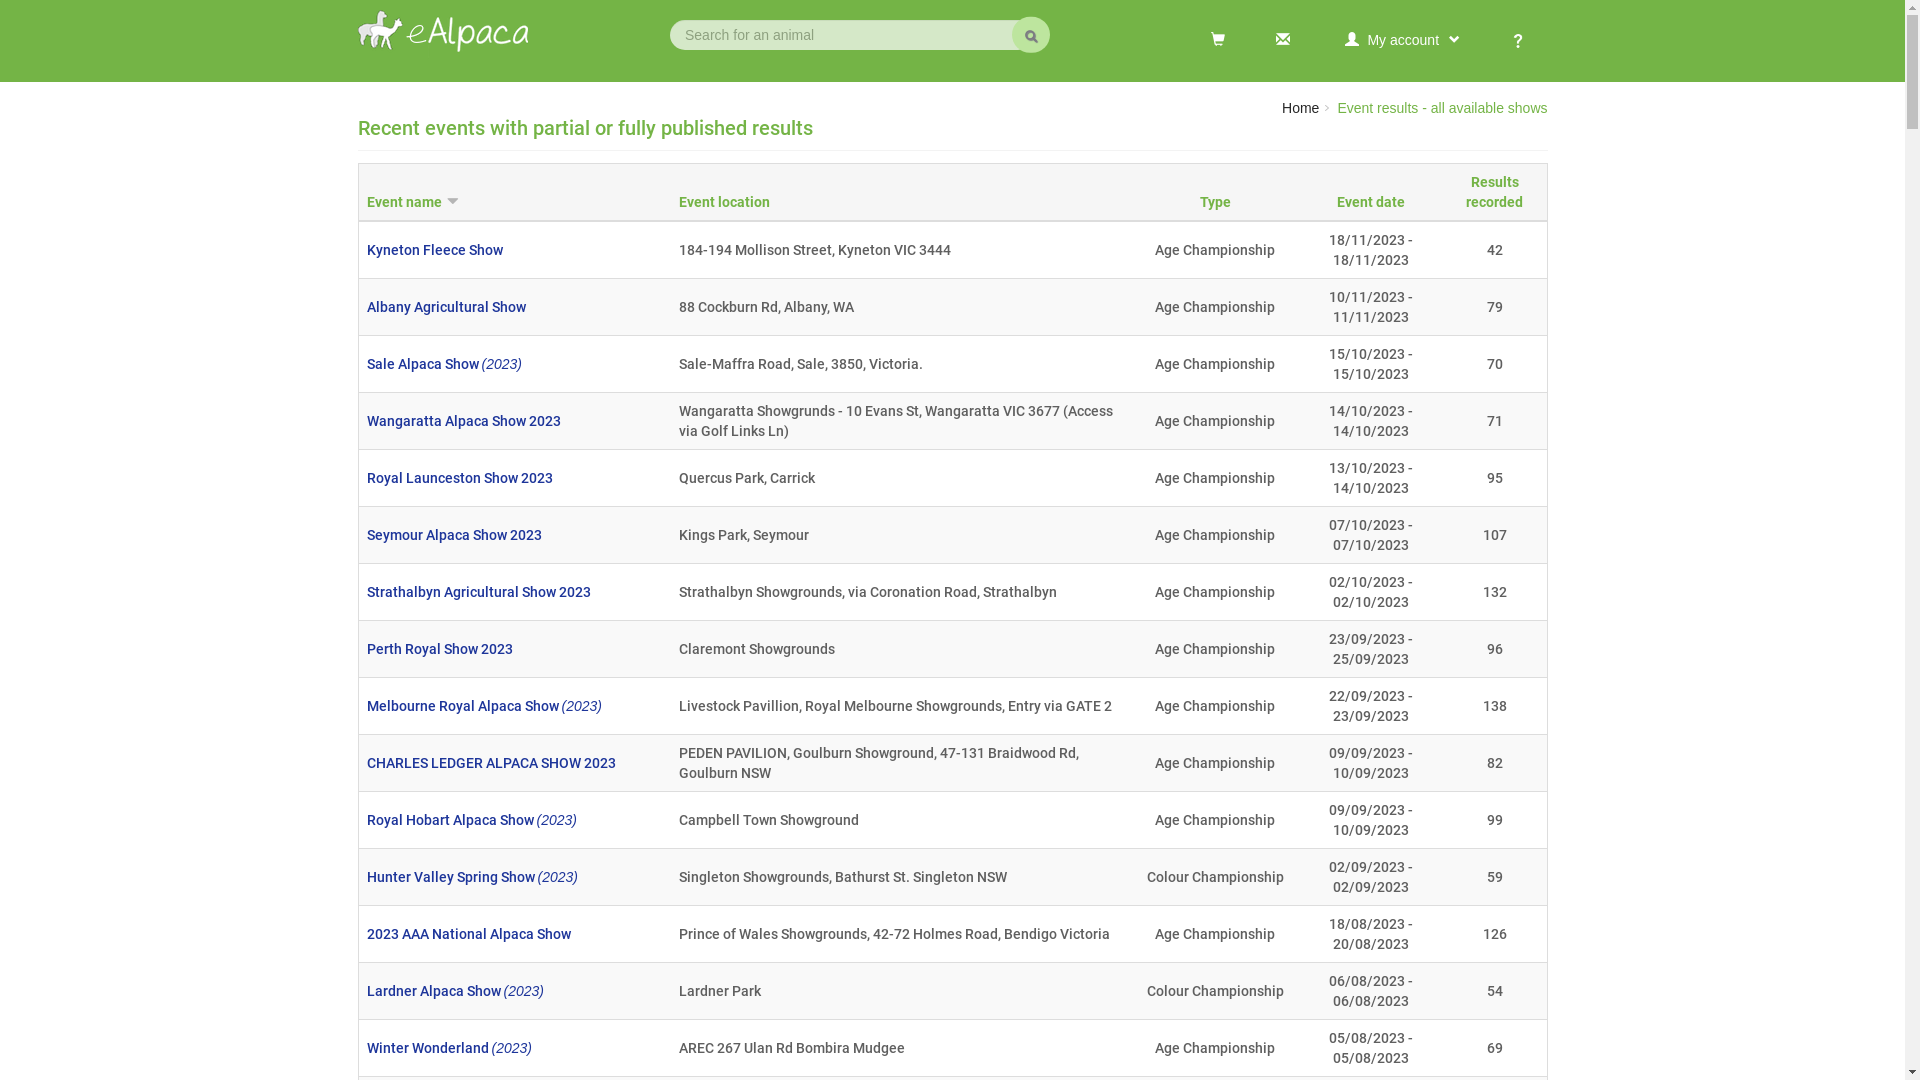 This screenshot has width=1920, height=1080. What do you see at coordinates (365, 763) in the screenshot?
I see `'CHARLES LEDGER ALPACA SHOW 2023'` at bounding box center [365, 763].